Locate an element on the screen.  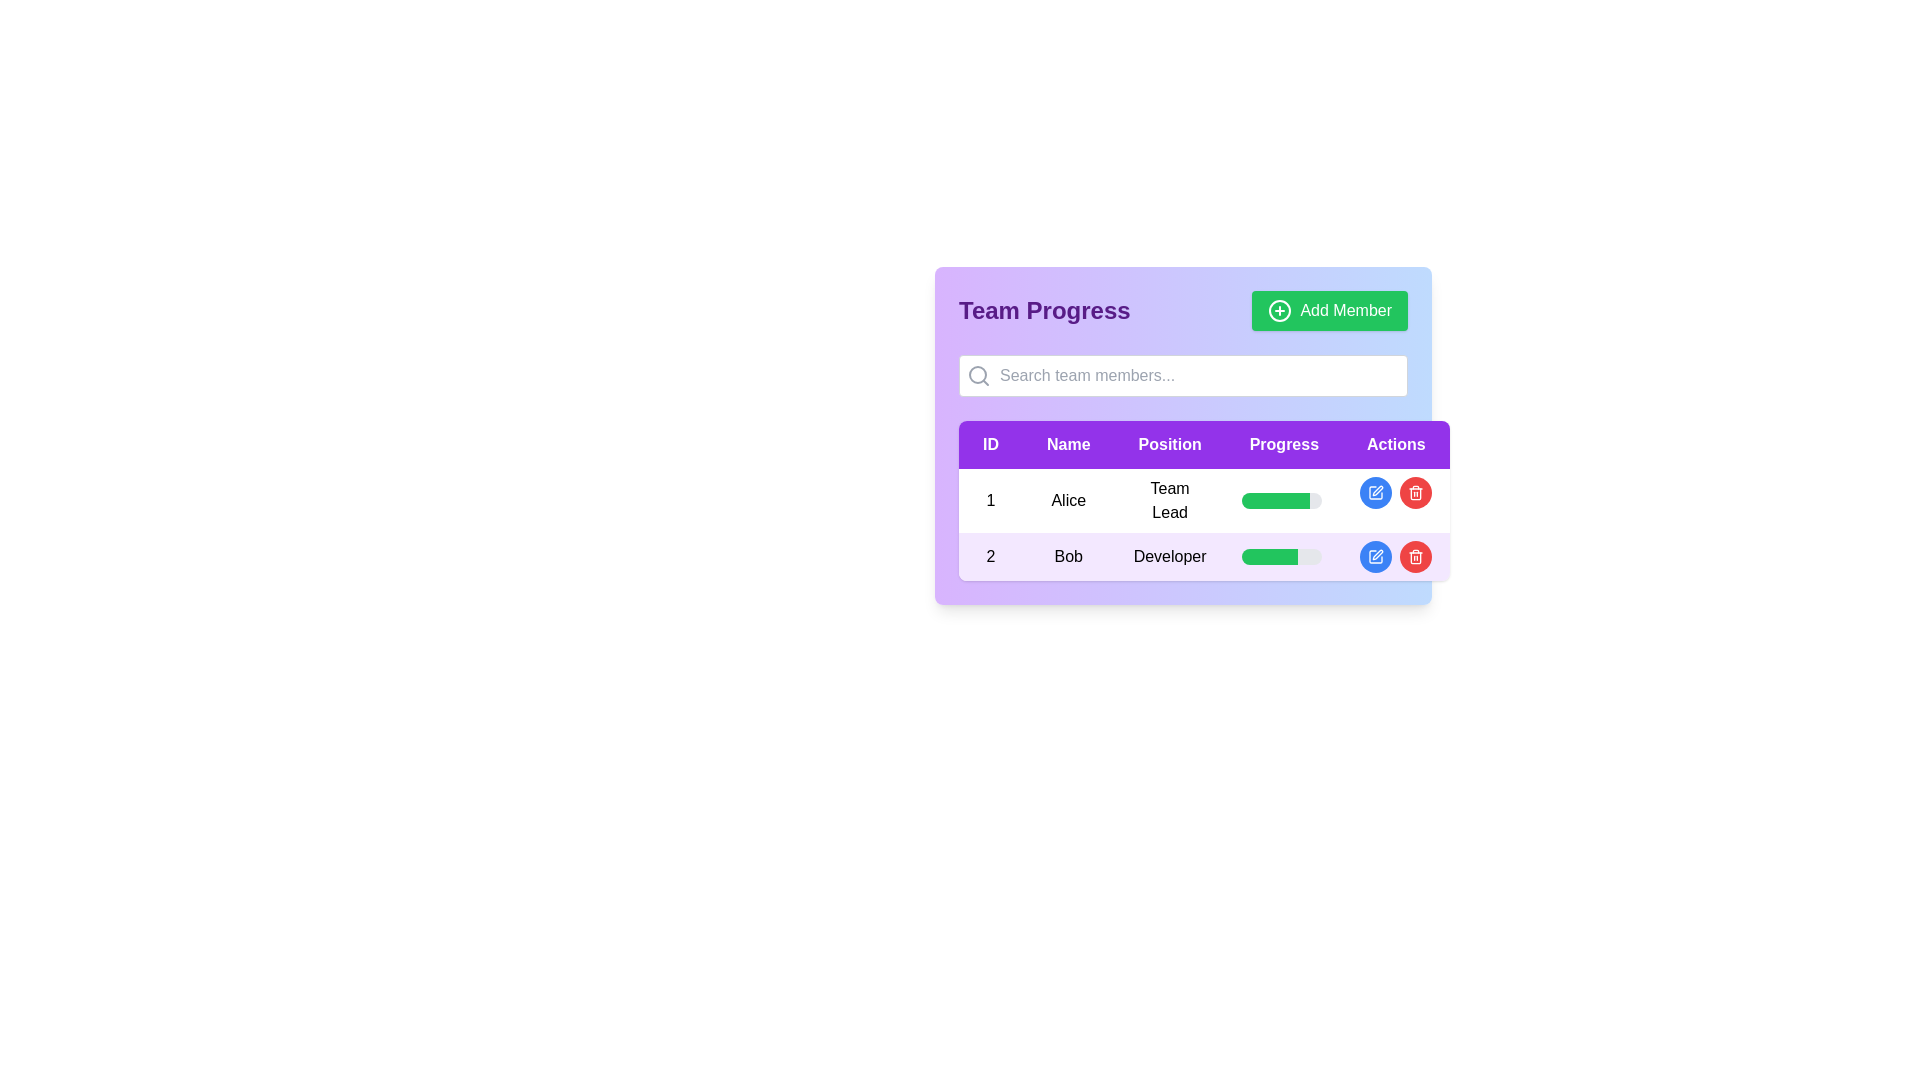
the Static Text displaying the number '2' in the first column of the second row of the table interface is located at coordinates (990, 556).